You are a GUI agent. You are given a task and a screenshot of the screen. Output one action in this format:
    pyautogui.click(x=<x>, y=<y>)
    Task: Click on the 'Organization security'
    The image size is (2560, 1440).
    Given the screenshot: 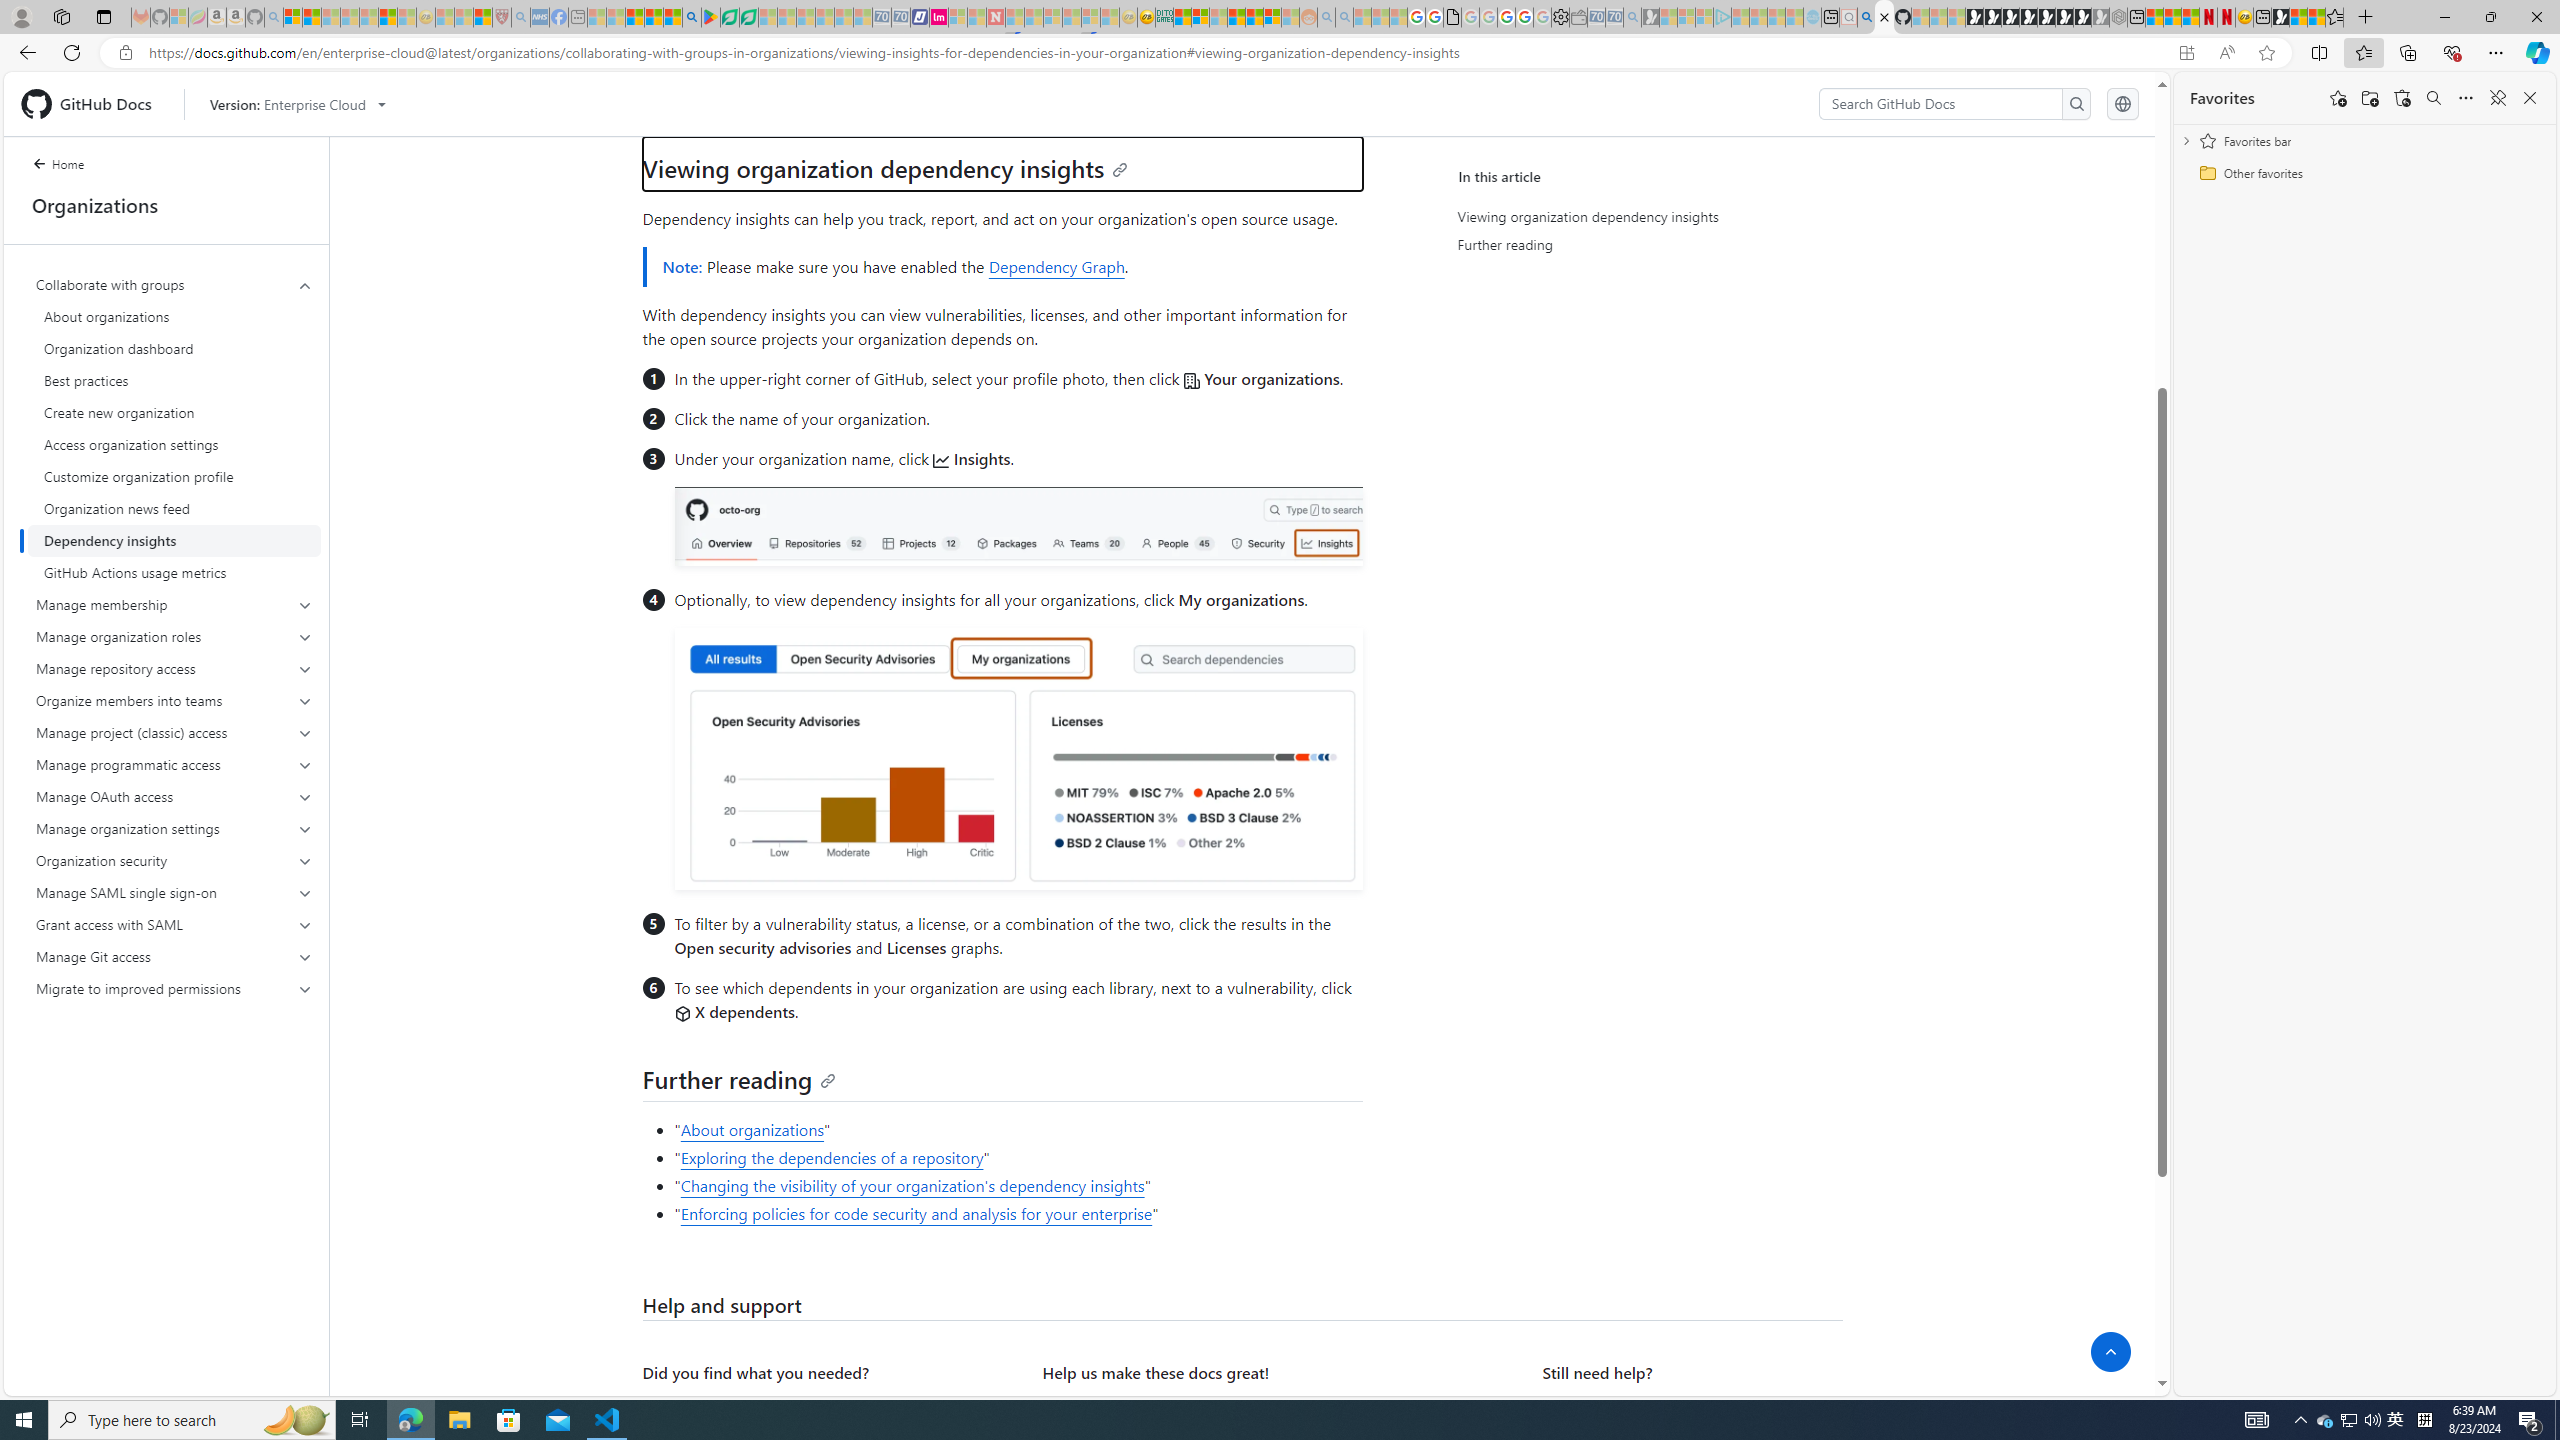 What is the action you would take?
    pyautogui.click(x=175, y=861)
    